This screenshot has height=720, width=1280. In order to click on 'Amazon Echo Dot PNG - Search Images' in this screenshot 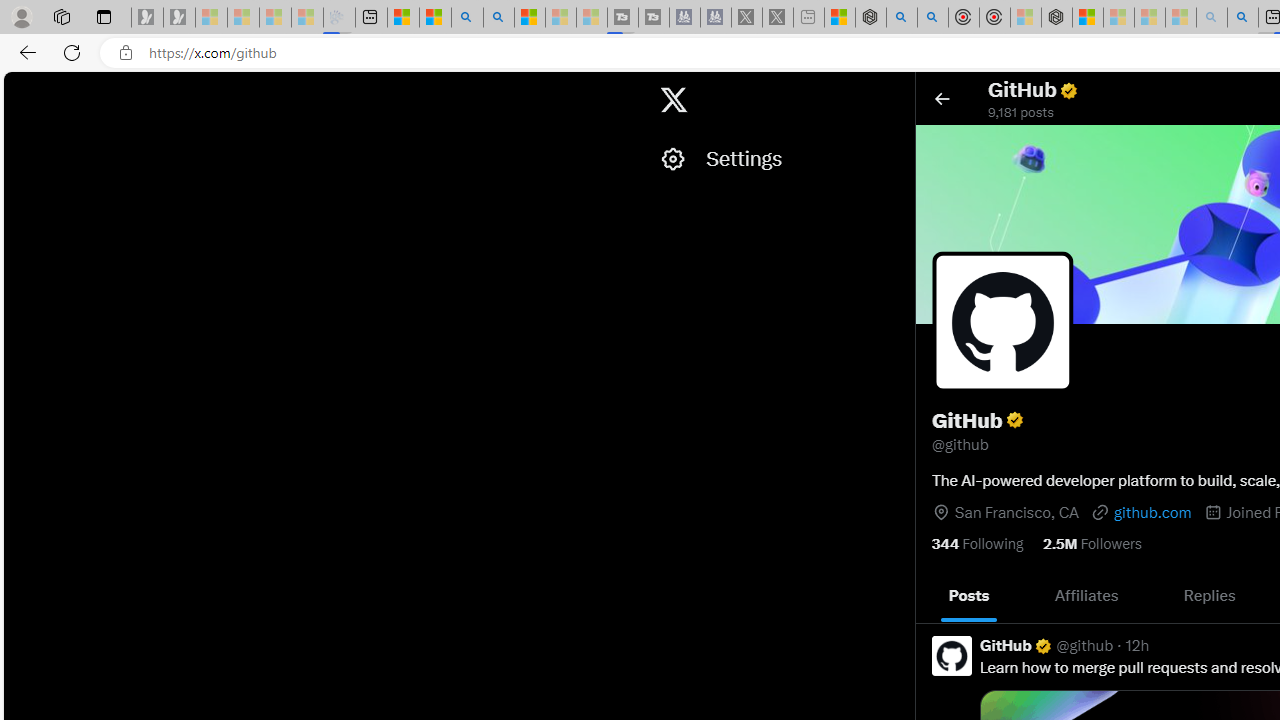, I will do `click(1241, 17)`.